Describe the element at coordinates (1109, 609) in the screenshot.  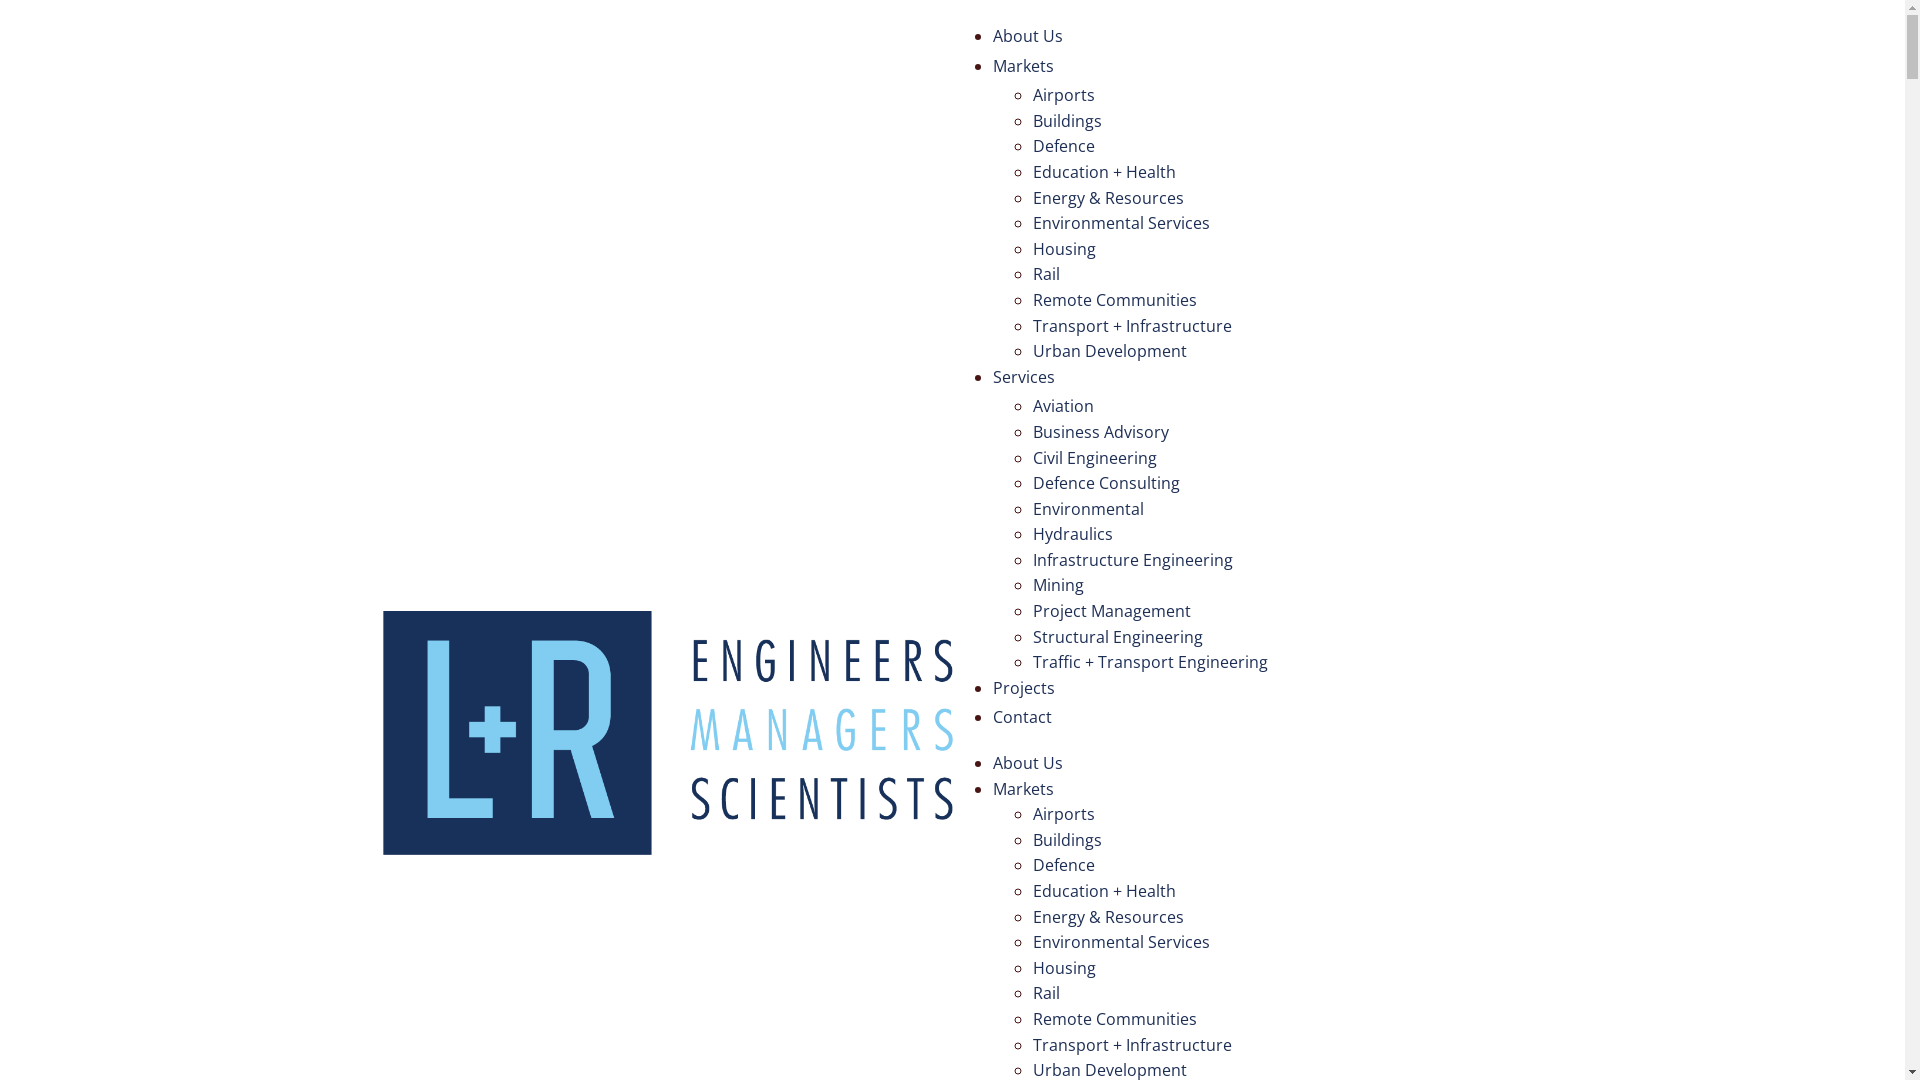
I see `'Project Management'` at that location.